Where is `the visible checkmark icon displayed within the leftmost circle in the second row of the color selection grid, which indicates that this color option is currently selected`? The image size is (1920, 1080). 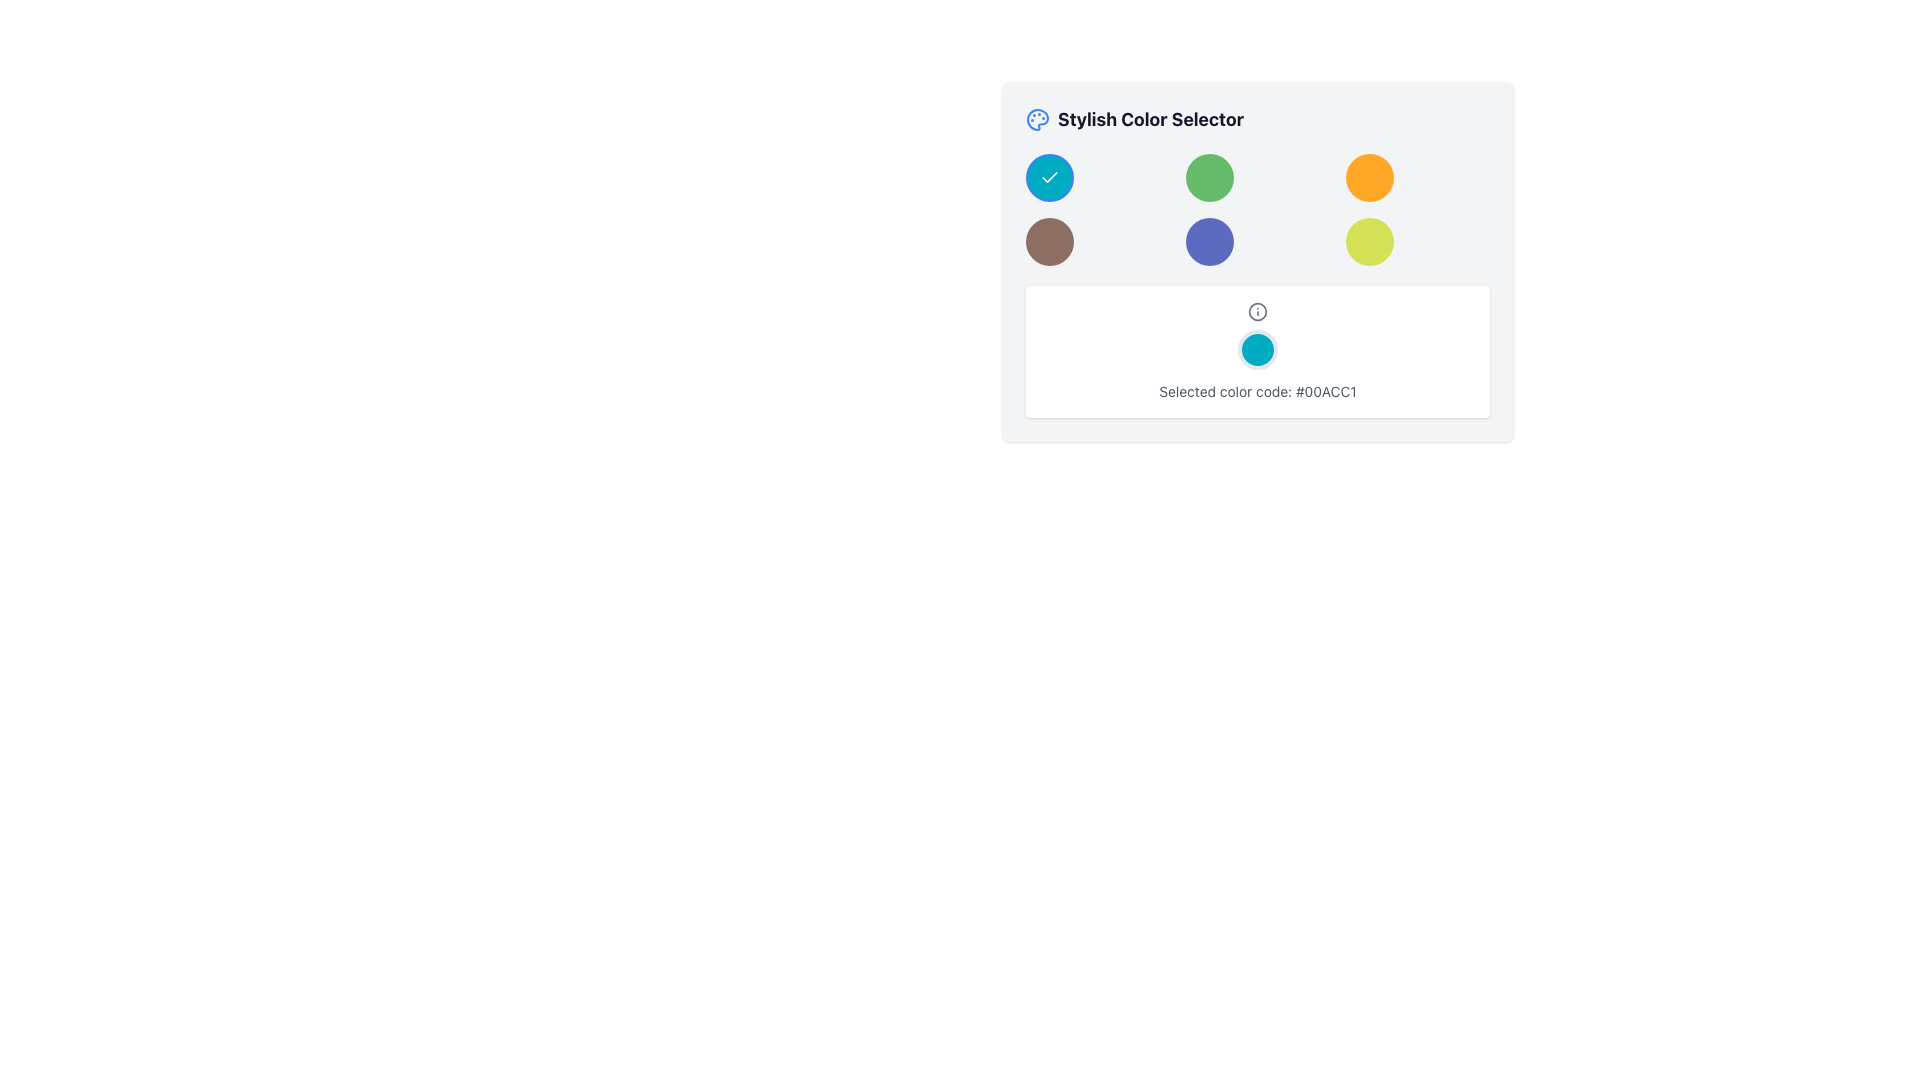
the visible checkmark icon displayed within the leftmost circle in the second row of the color selection grid, which indicates that this color option is currently selected is located at coordinates (1049, 176).